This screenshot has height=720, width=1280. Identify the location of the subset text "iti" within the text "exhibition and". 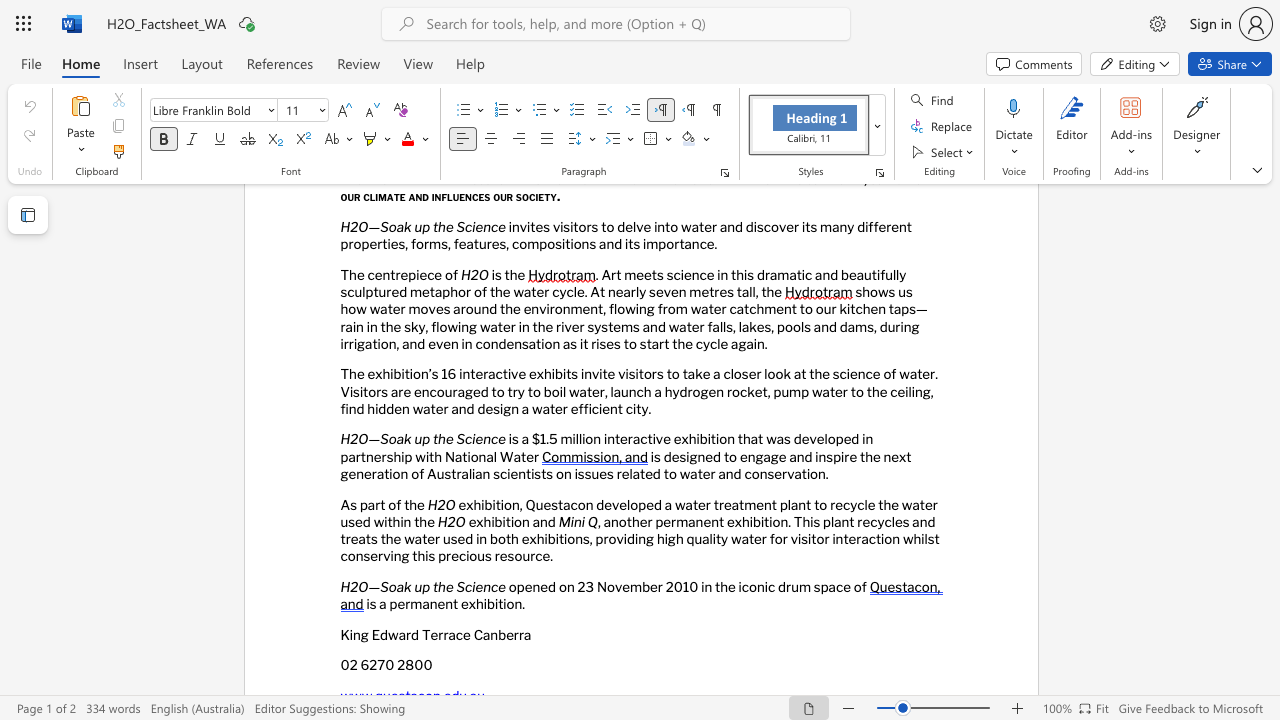
(502, 520).